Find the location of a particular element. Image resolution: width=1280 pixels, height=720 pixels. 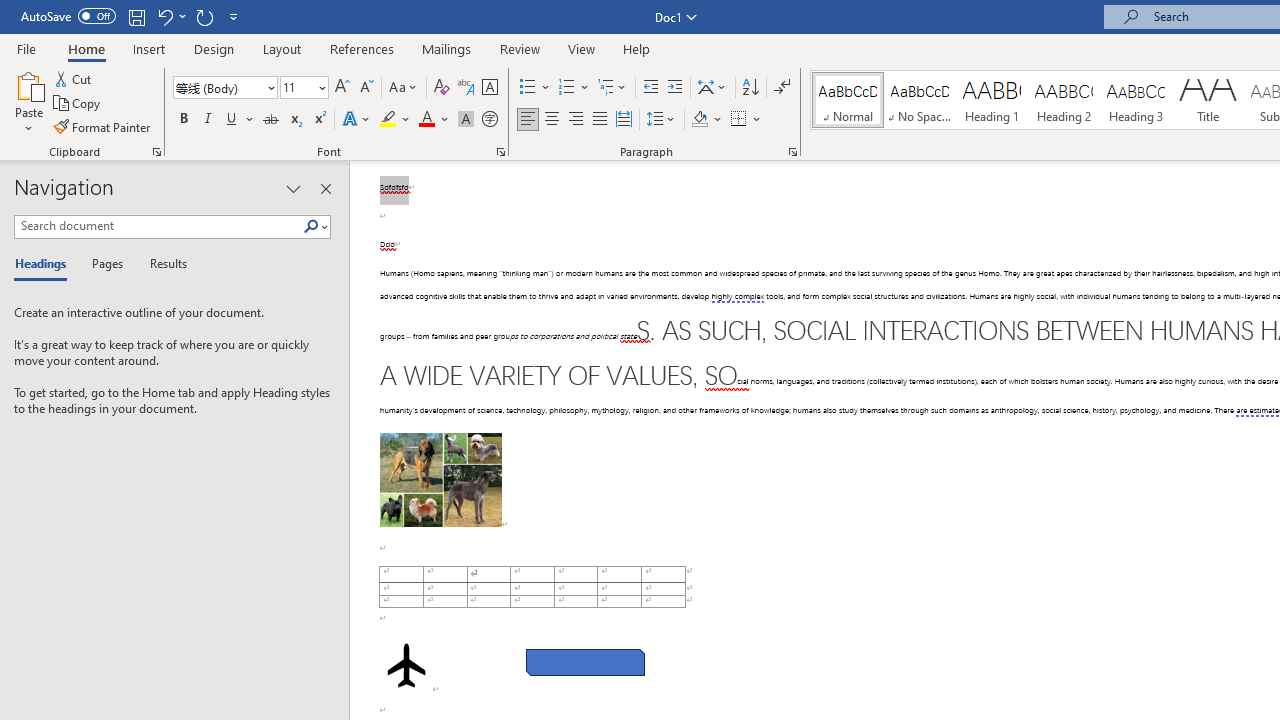

'Superscript' is located at coordinates (318, 119).